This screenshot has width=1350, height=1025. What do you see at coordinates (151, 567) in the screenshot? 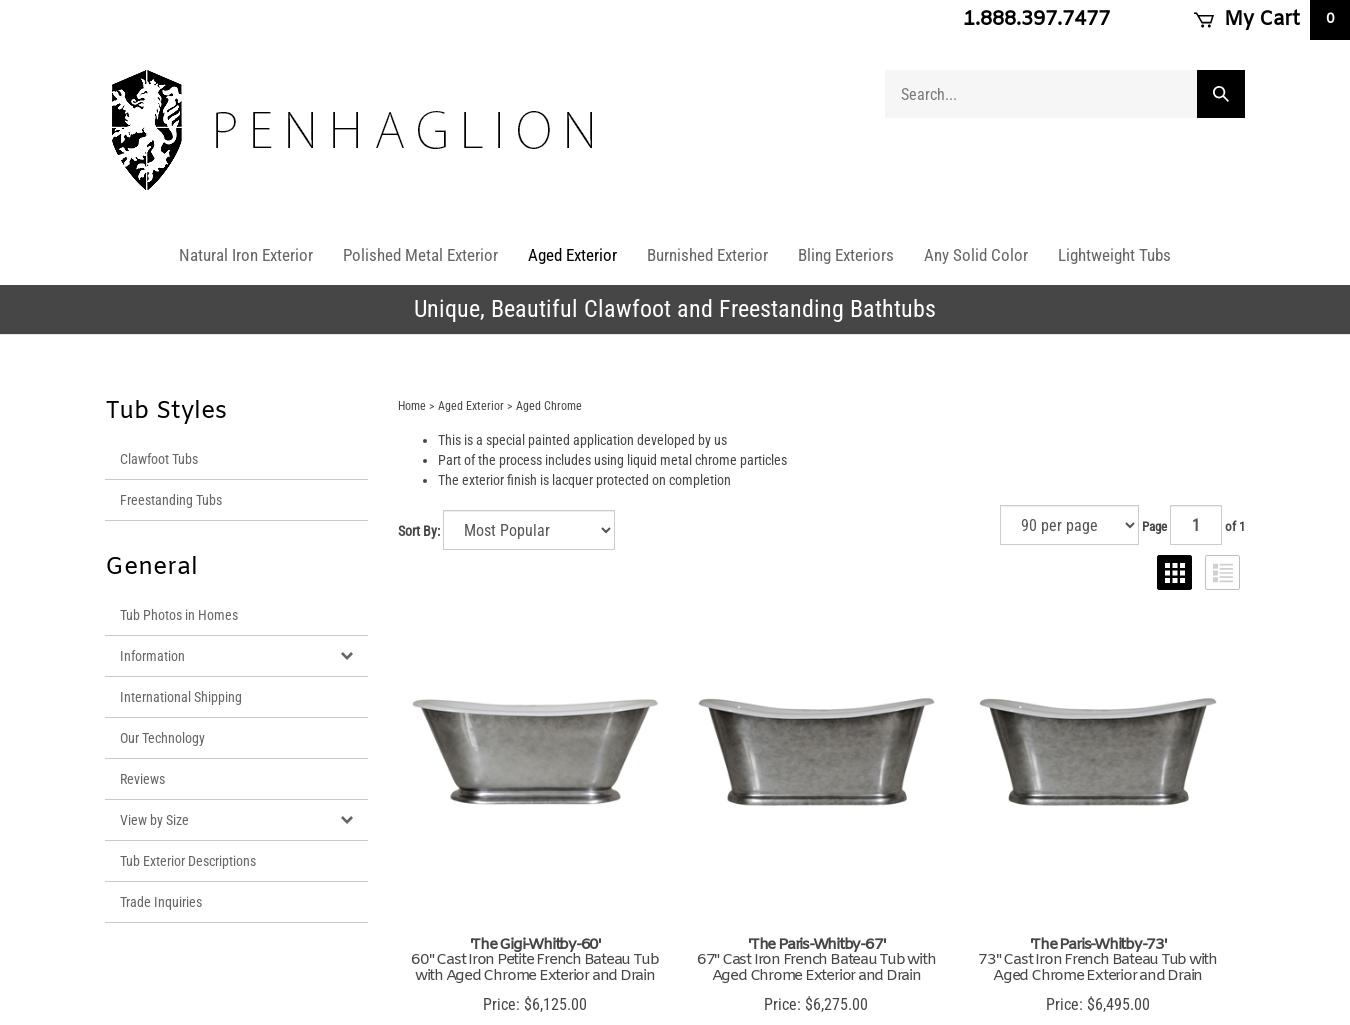
I see `'General'` at bounding box center [151, 567].